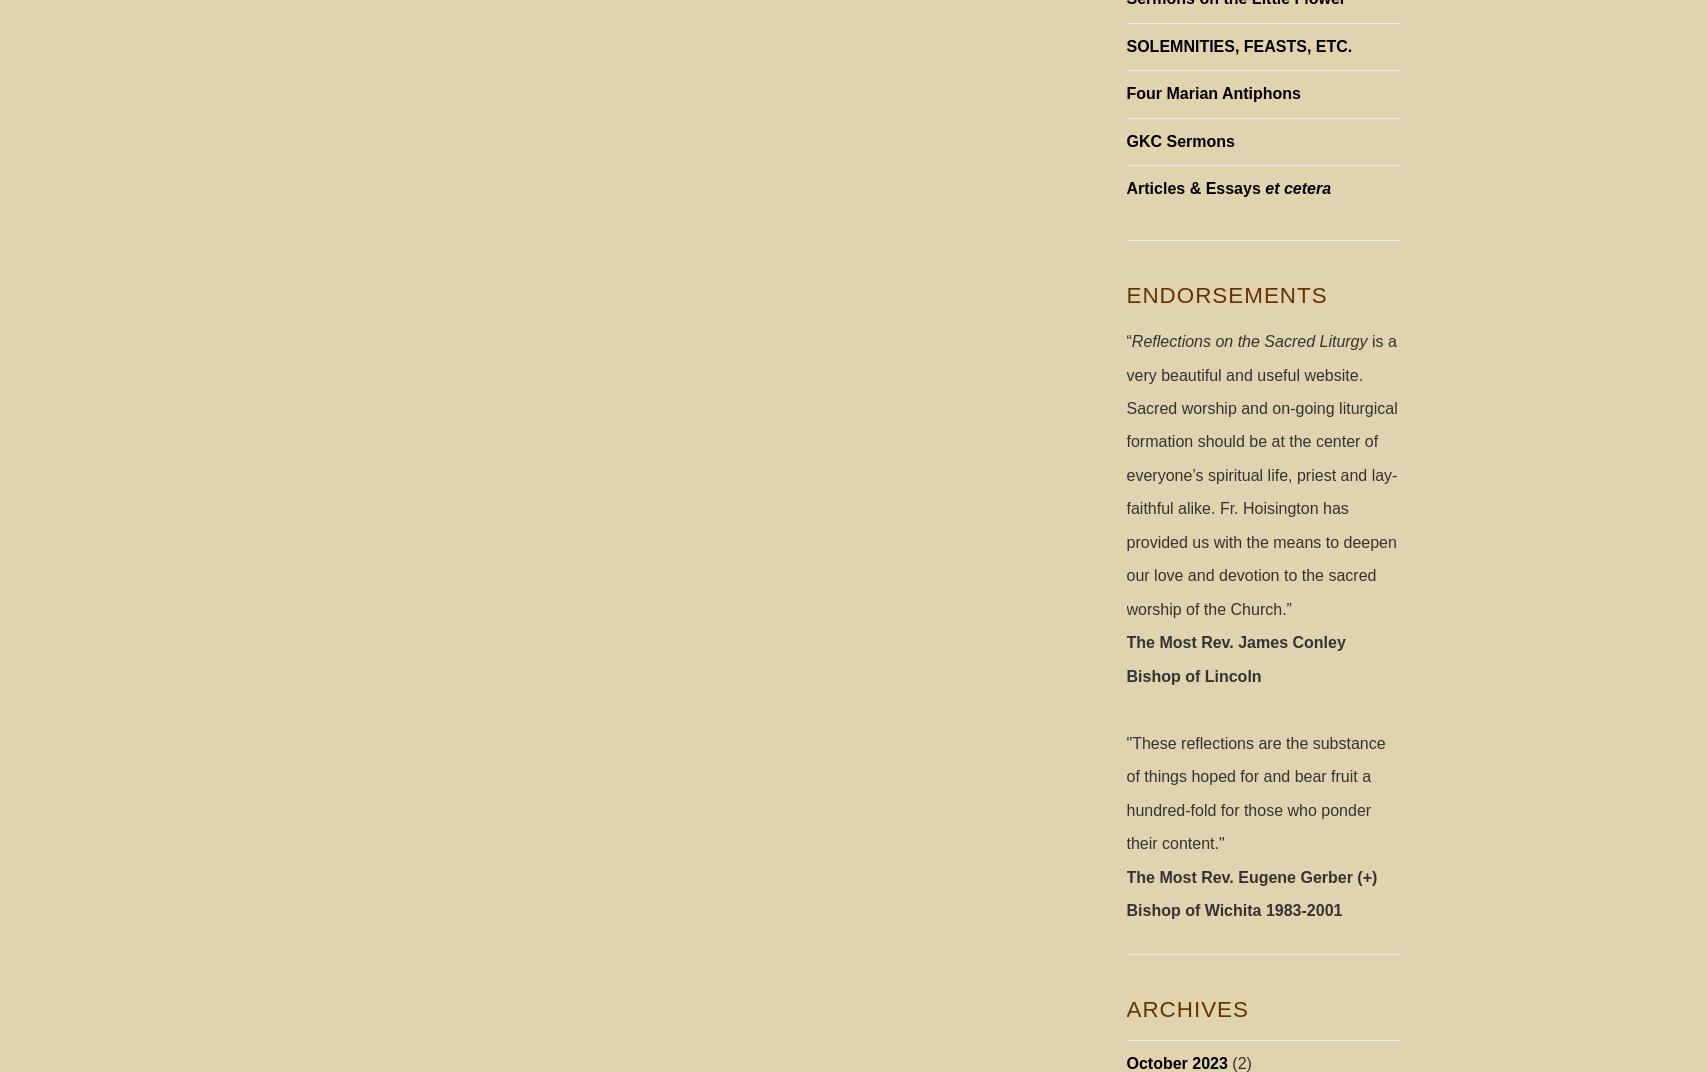 The height and width of the screenshot is (1072, 1707). Describe the element at coordinates (1250, 876) in the screenshot. I see `'The Most Rev. Eugene Gerber (+)'` at that location.